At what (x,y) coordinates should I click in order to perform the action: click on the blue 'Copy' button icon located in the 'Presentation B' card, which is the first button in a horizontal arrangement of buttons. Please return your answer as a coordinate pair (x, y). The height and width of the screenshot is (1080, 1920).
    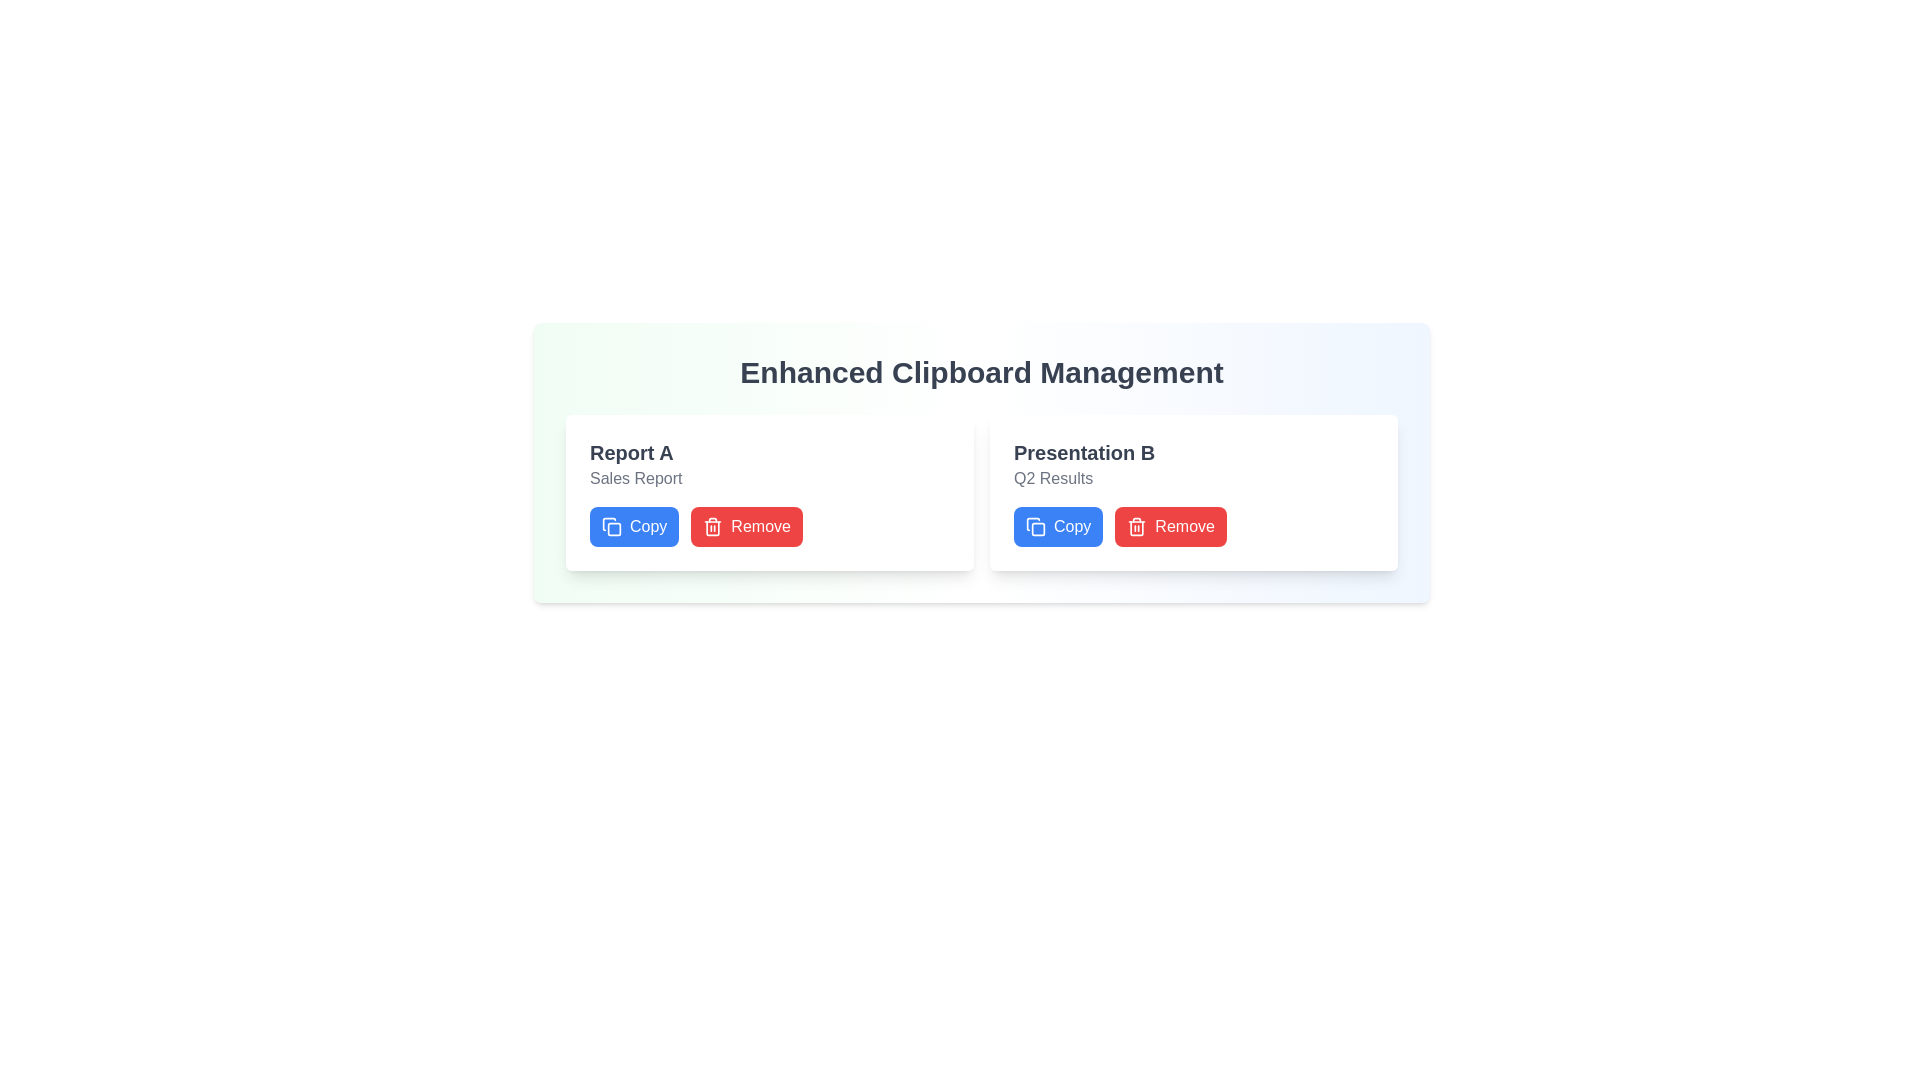
    Looking at the image, I should click on (1036, 526).